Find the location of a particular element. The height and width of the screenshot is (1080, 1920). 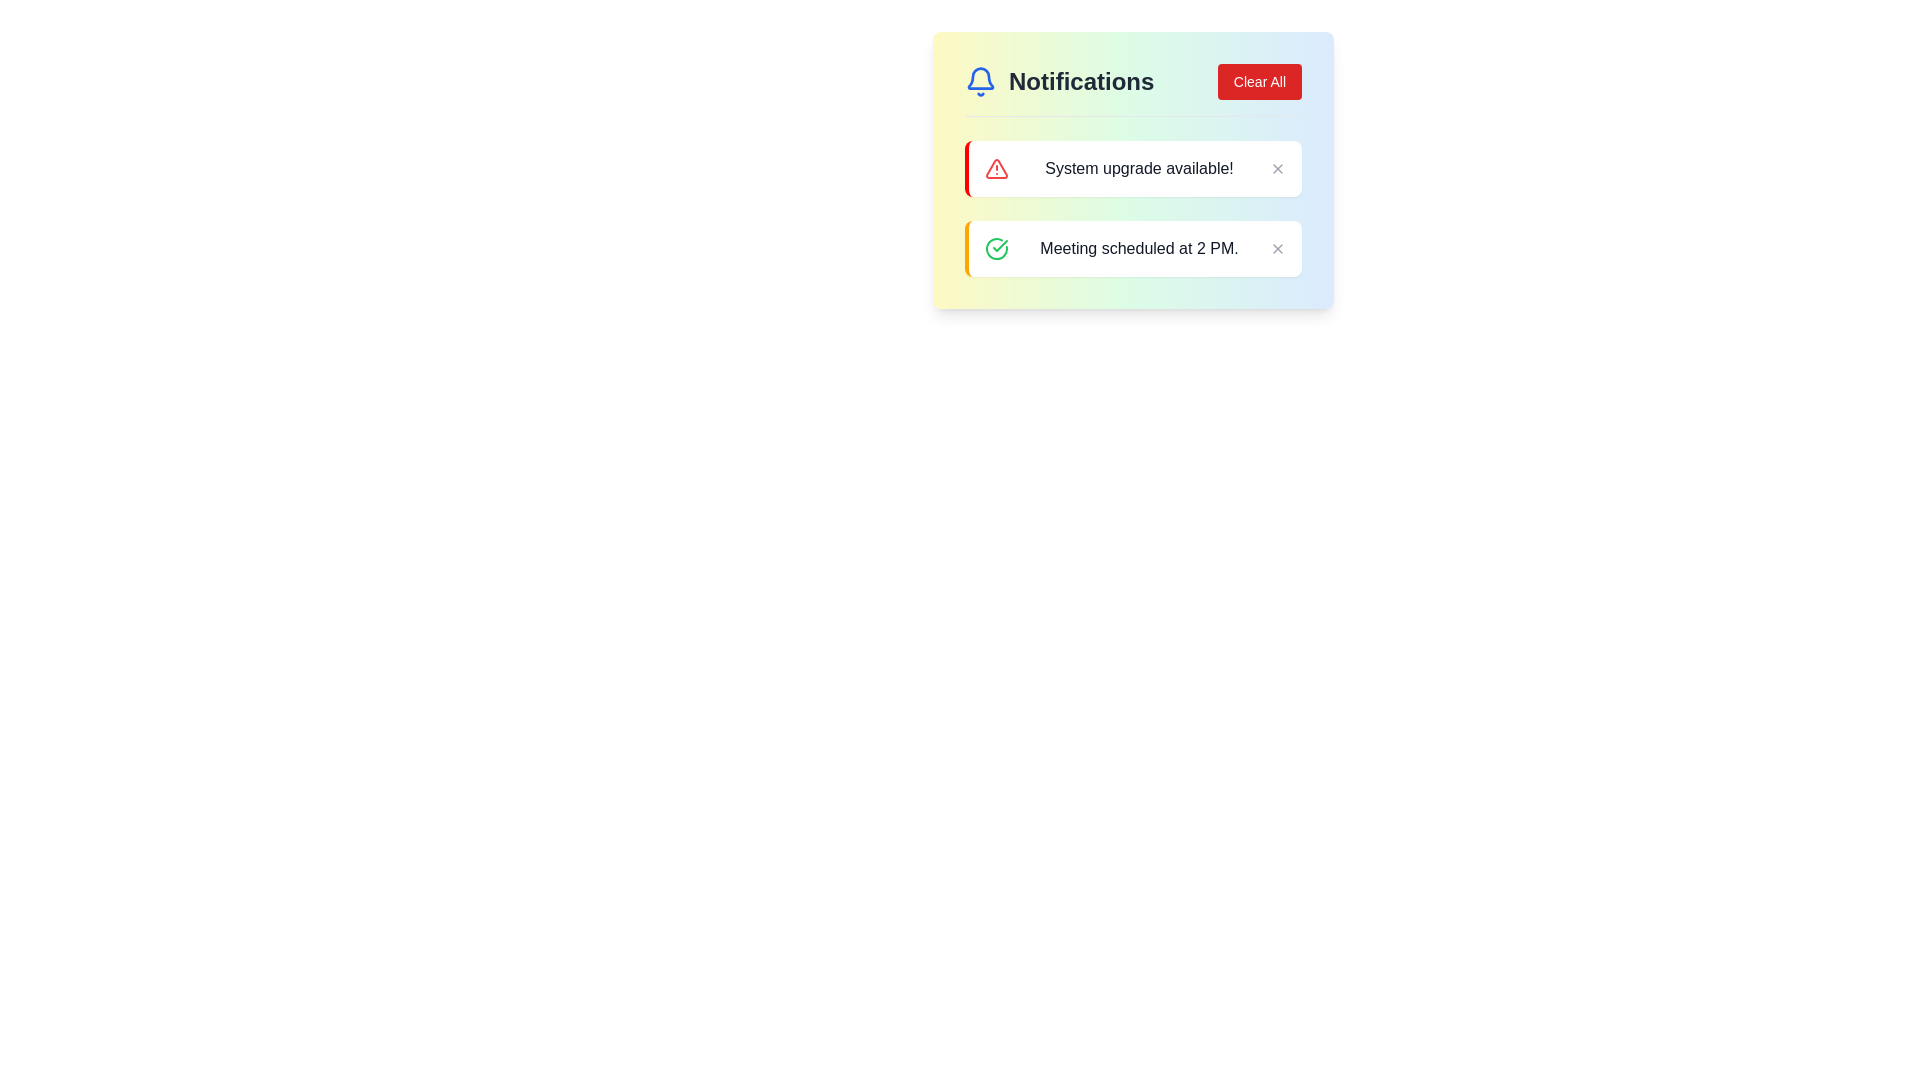

the dismiss button icon resembling a cross mark ('×') located at the far right of the notification card for the meeting scheduled at 2 PM is located at coordinates (1276, 248).